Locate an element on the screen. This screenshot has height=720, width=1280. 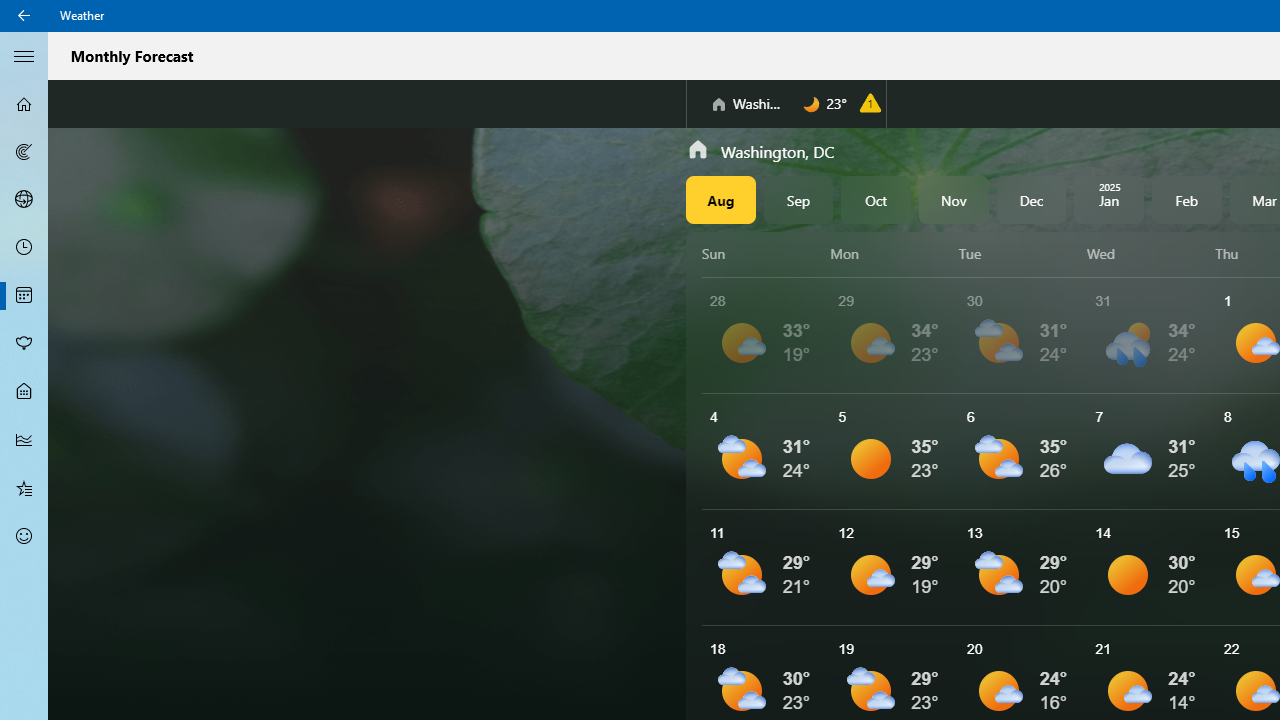
'Favorites - Not Selected' is located at coordinates (24, 487).